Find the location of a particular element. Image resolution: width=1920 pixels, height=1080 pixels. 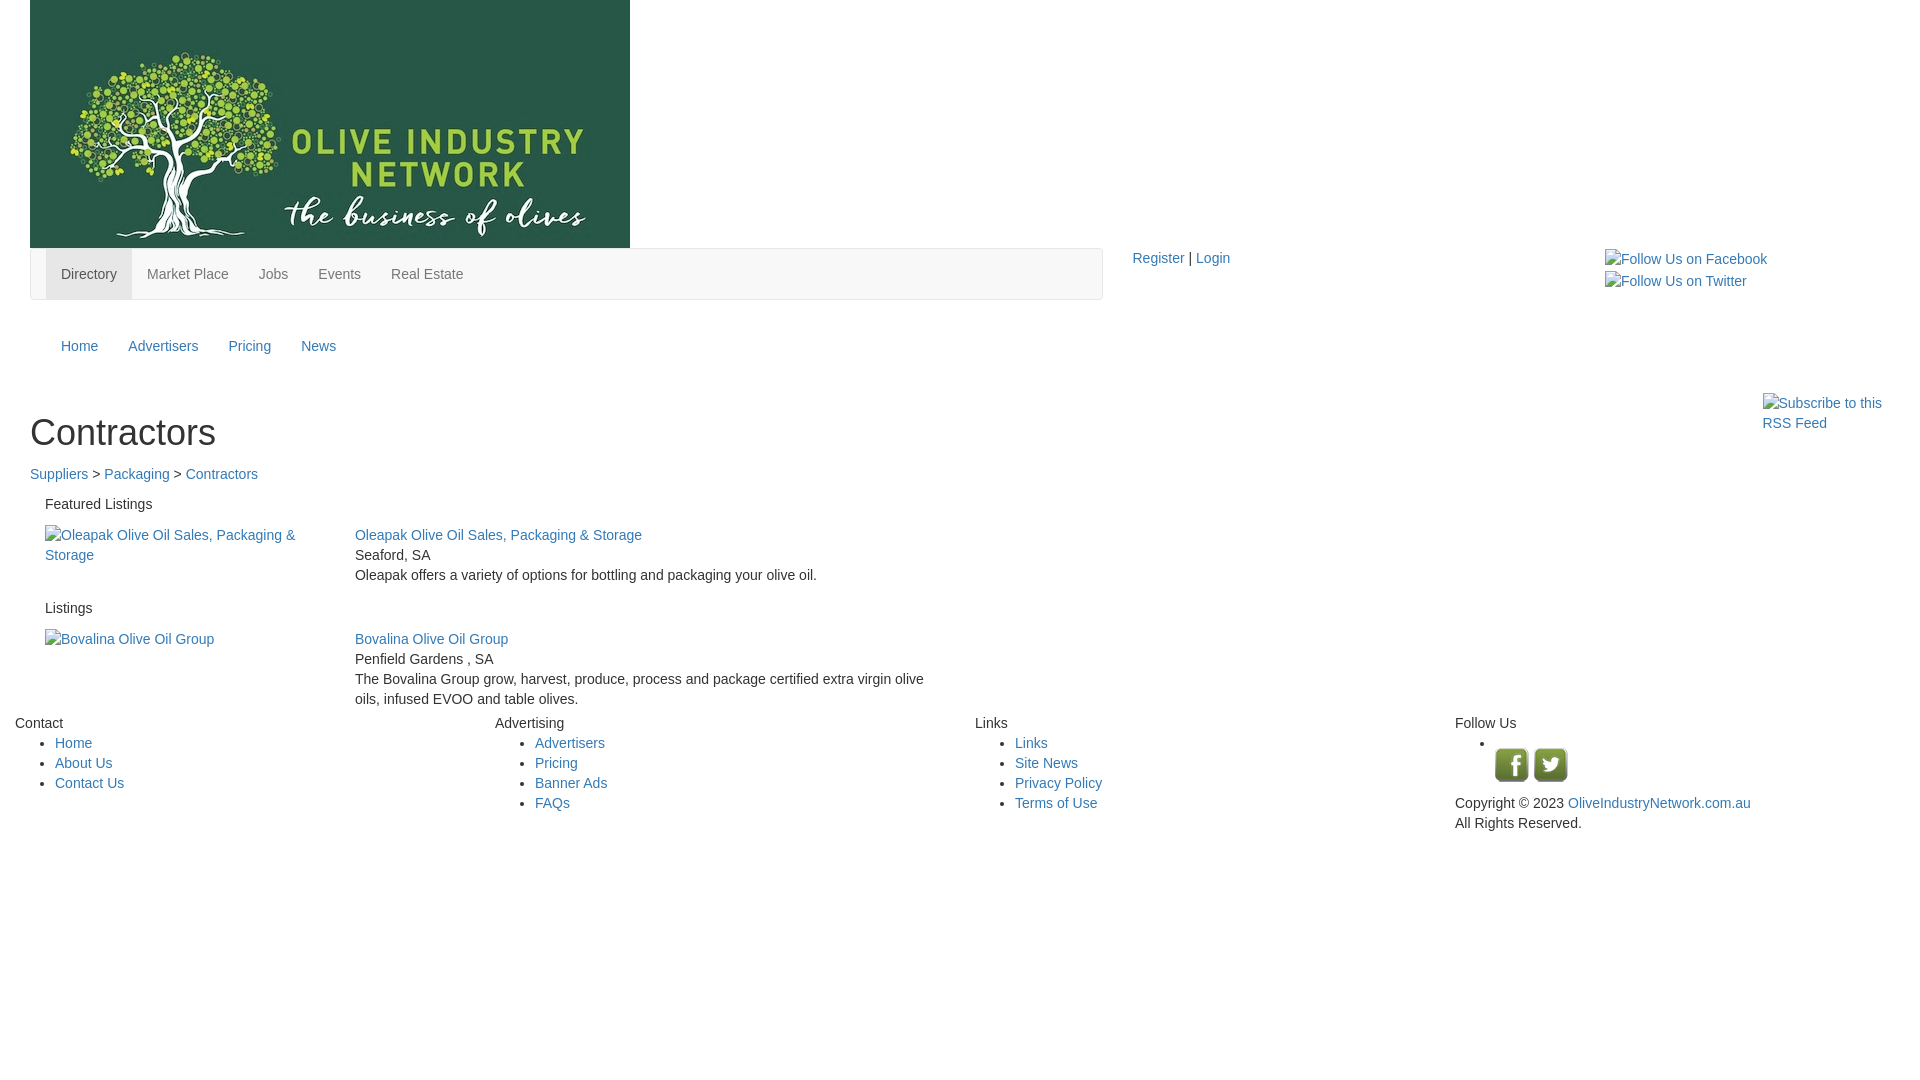

'Privacy Policy' is located at coordinates (1057, 782).